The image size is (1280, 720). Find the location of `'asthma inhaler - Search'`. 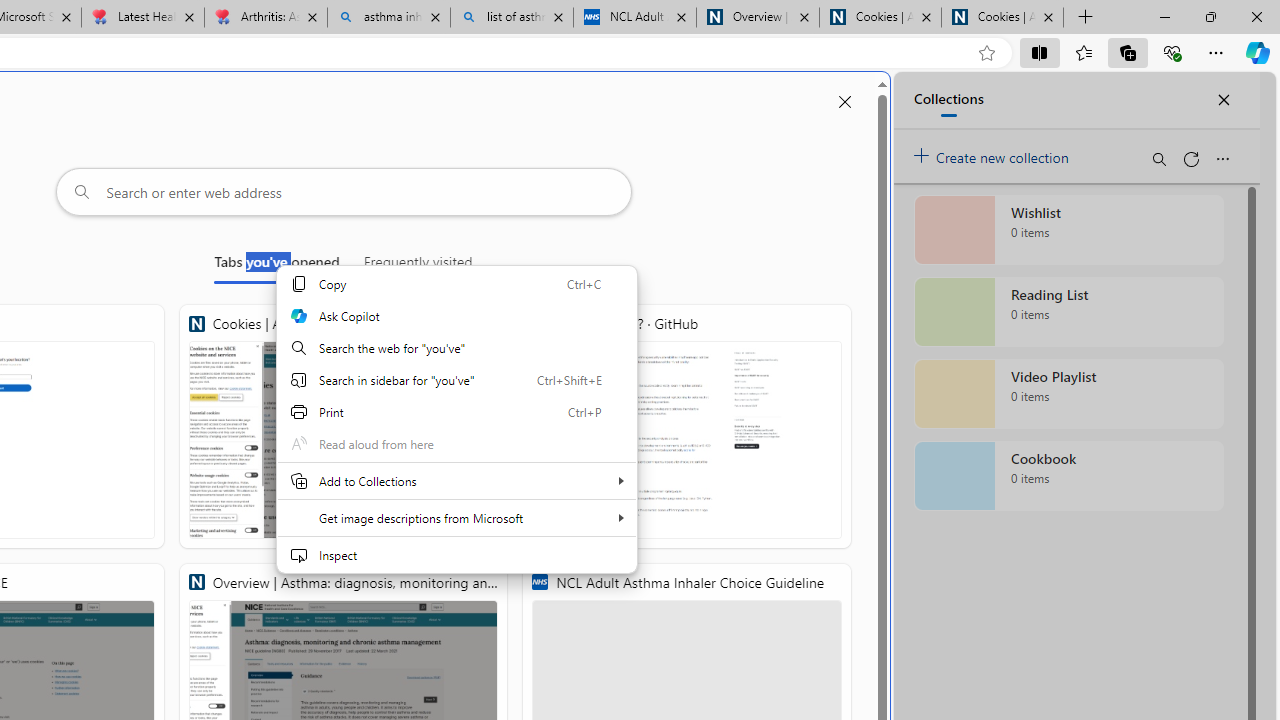

'asthma inhaler - Search' is located at coordinates (389, 17).